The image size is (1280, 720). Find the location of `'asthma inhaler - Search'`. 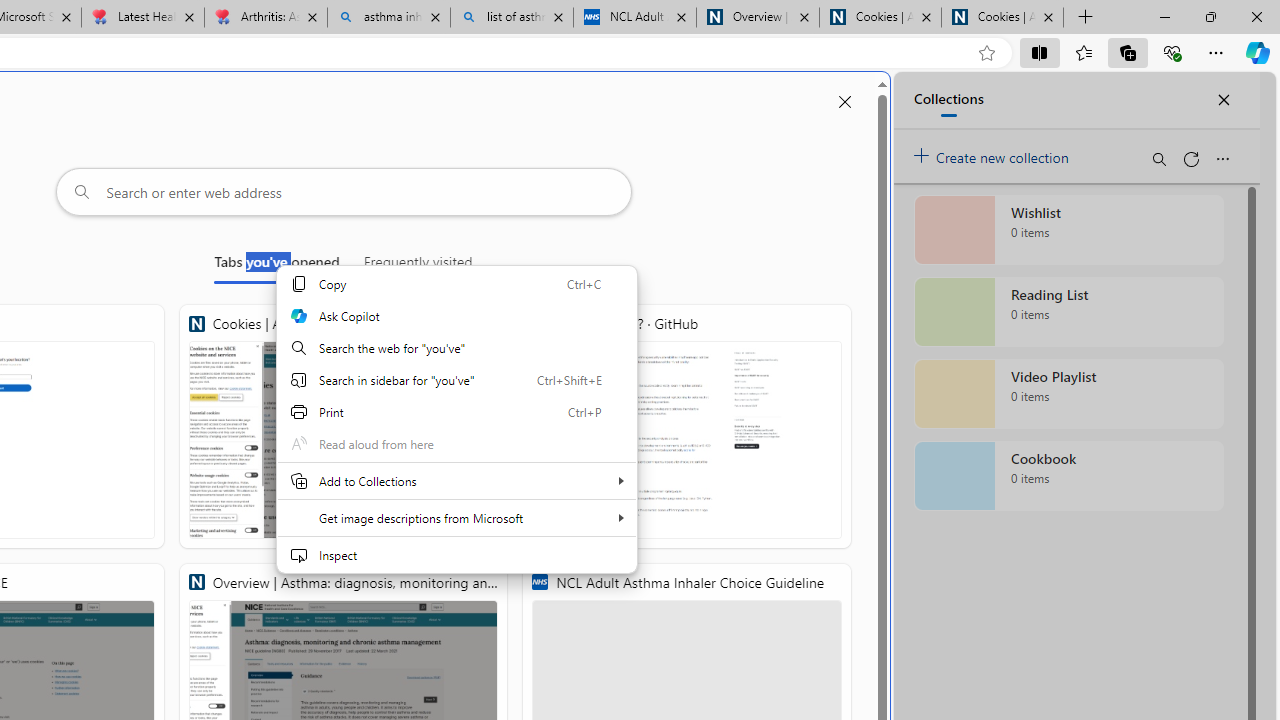

'asthma inhaler - Search' is located at coordinates (389, 17).